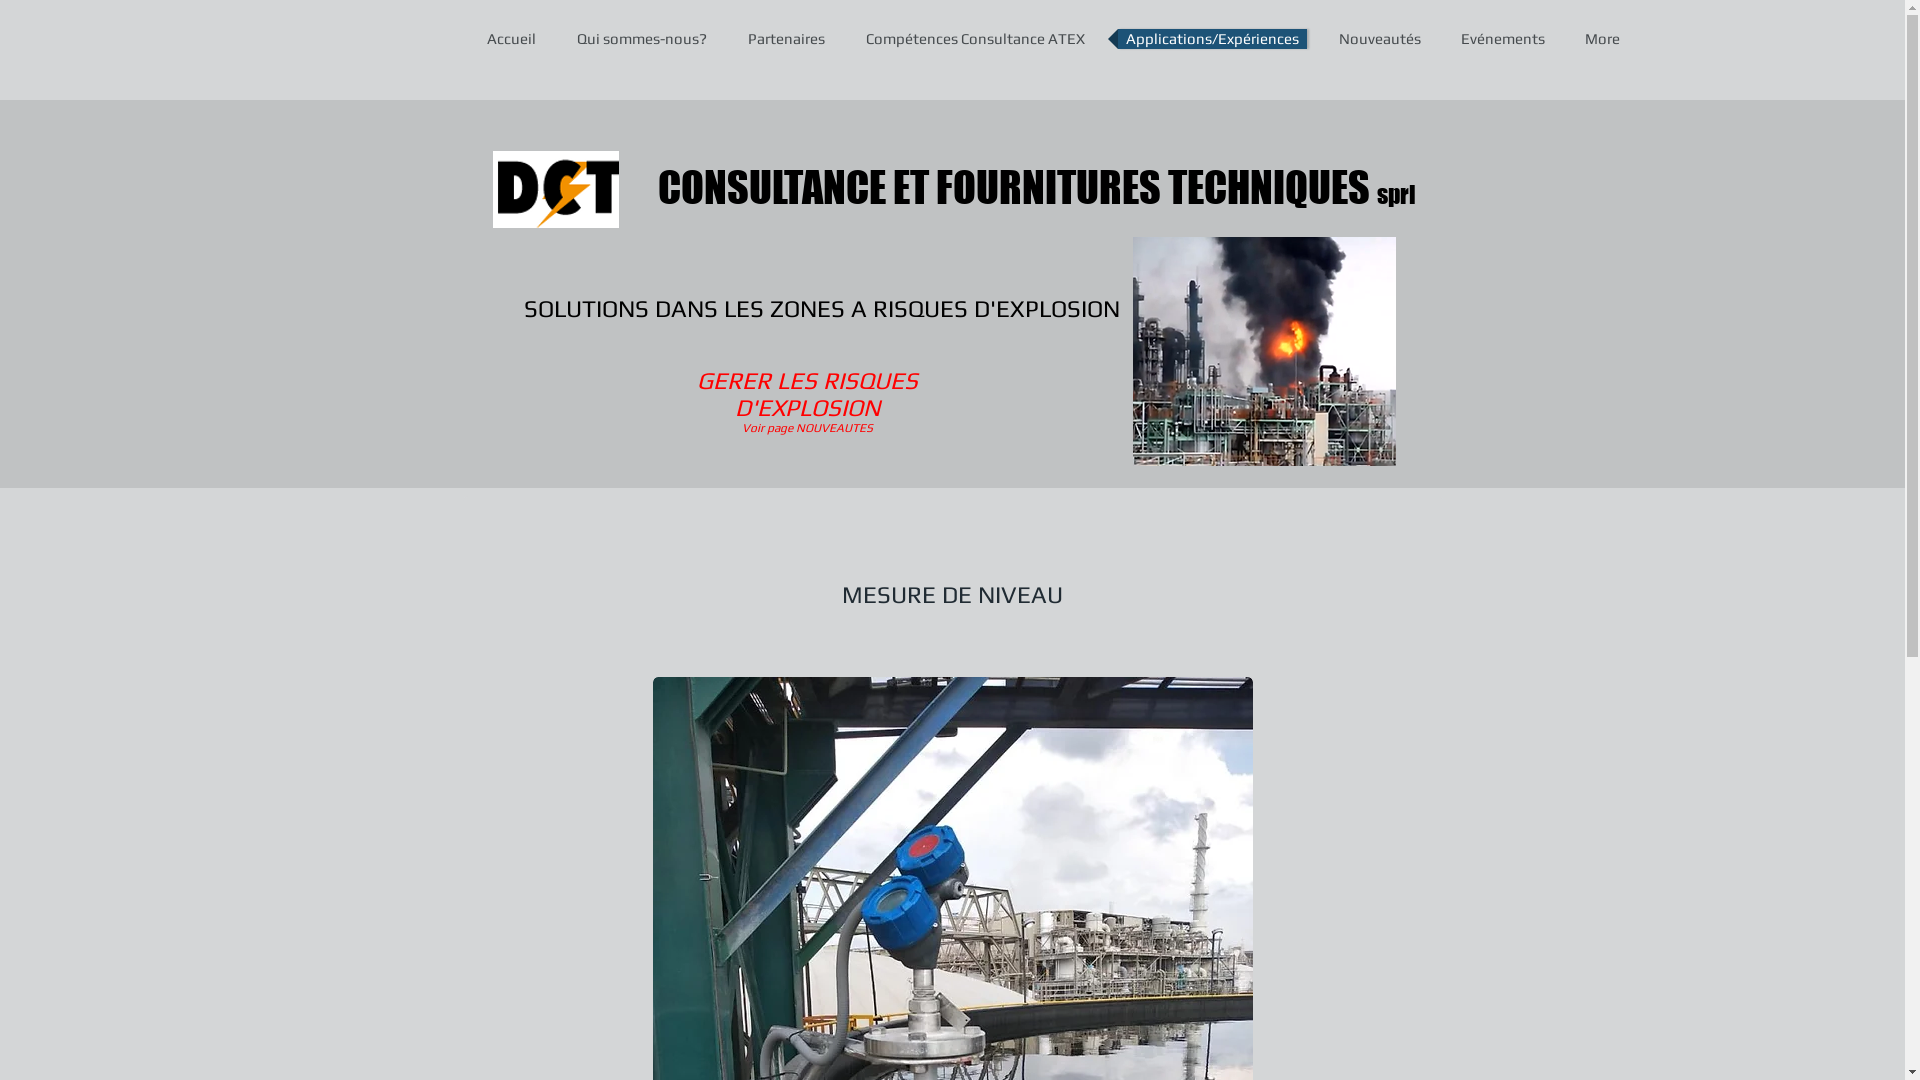  I want to click on 'Qui sommes-nous?', so click(641, 38).